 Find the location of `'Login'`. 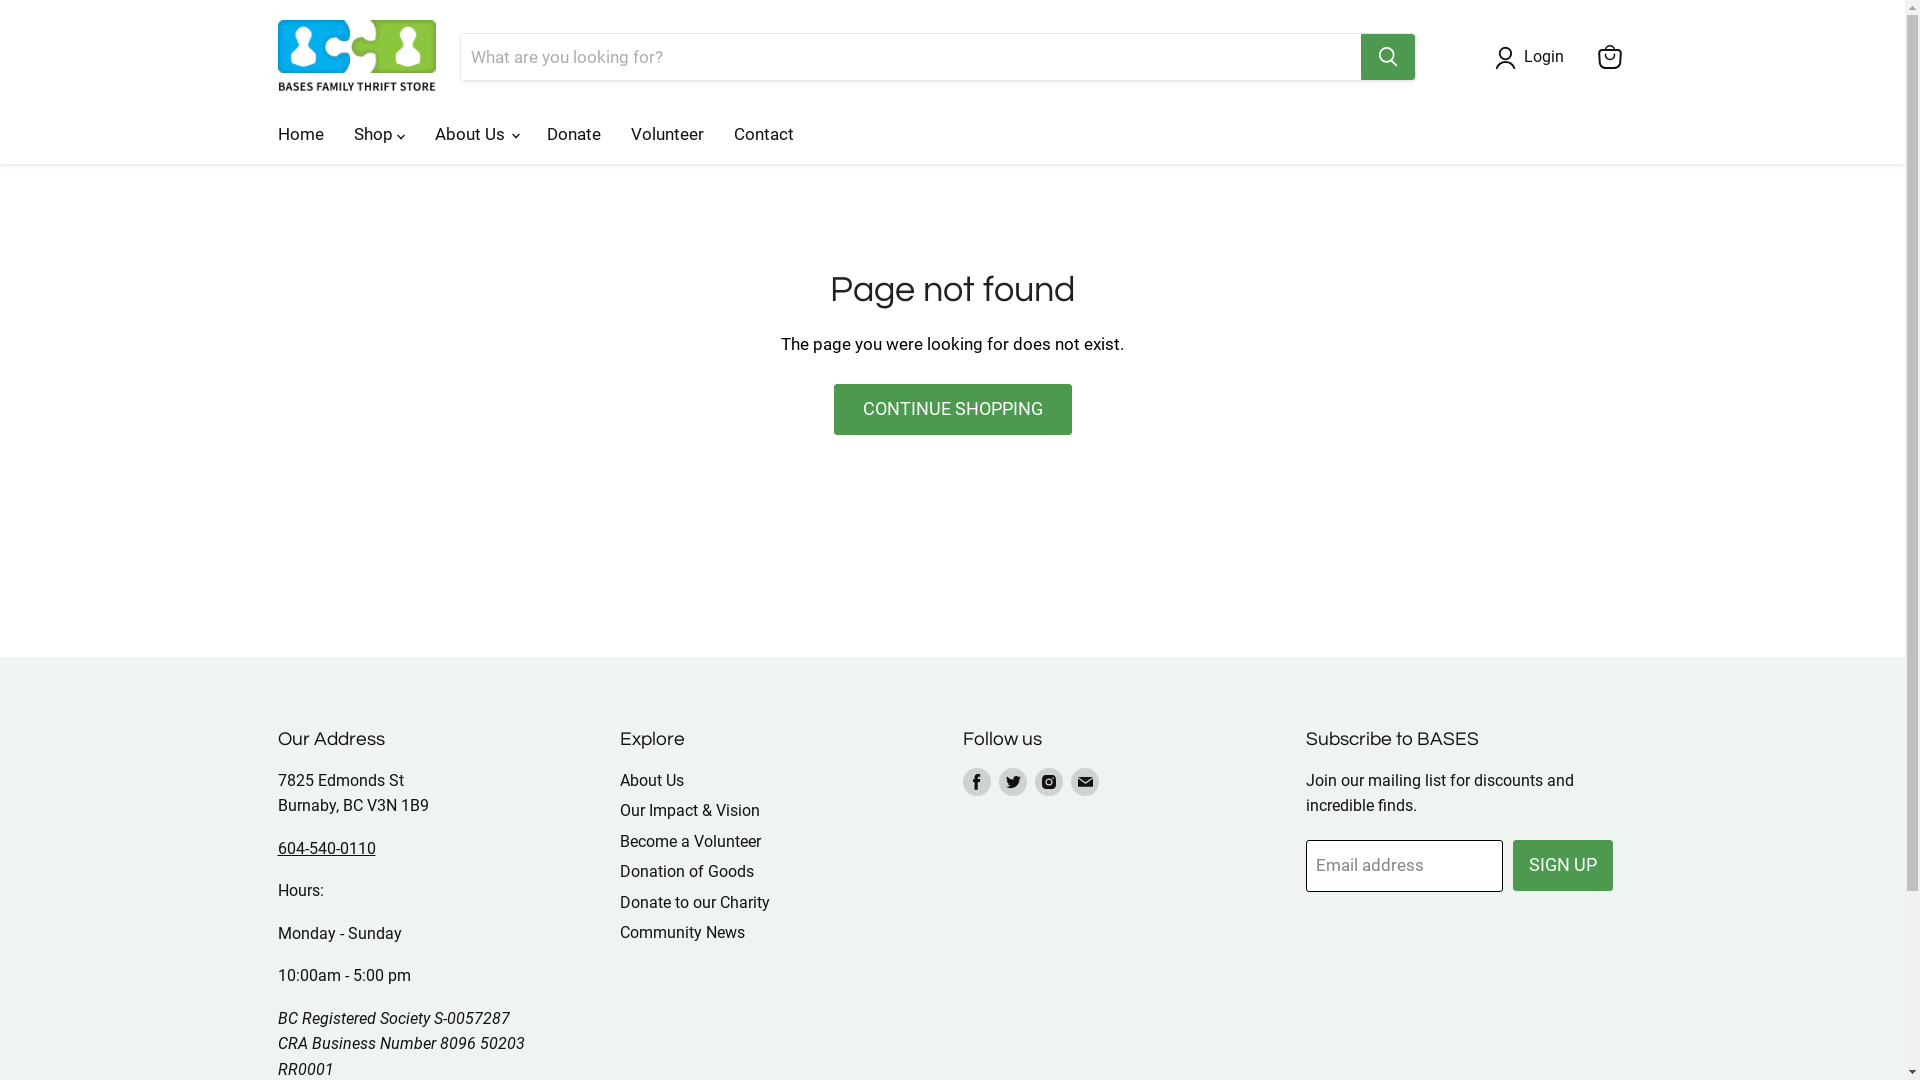

'Login' is located at coordinates (1516, 56).